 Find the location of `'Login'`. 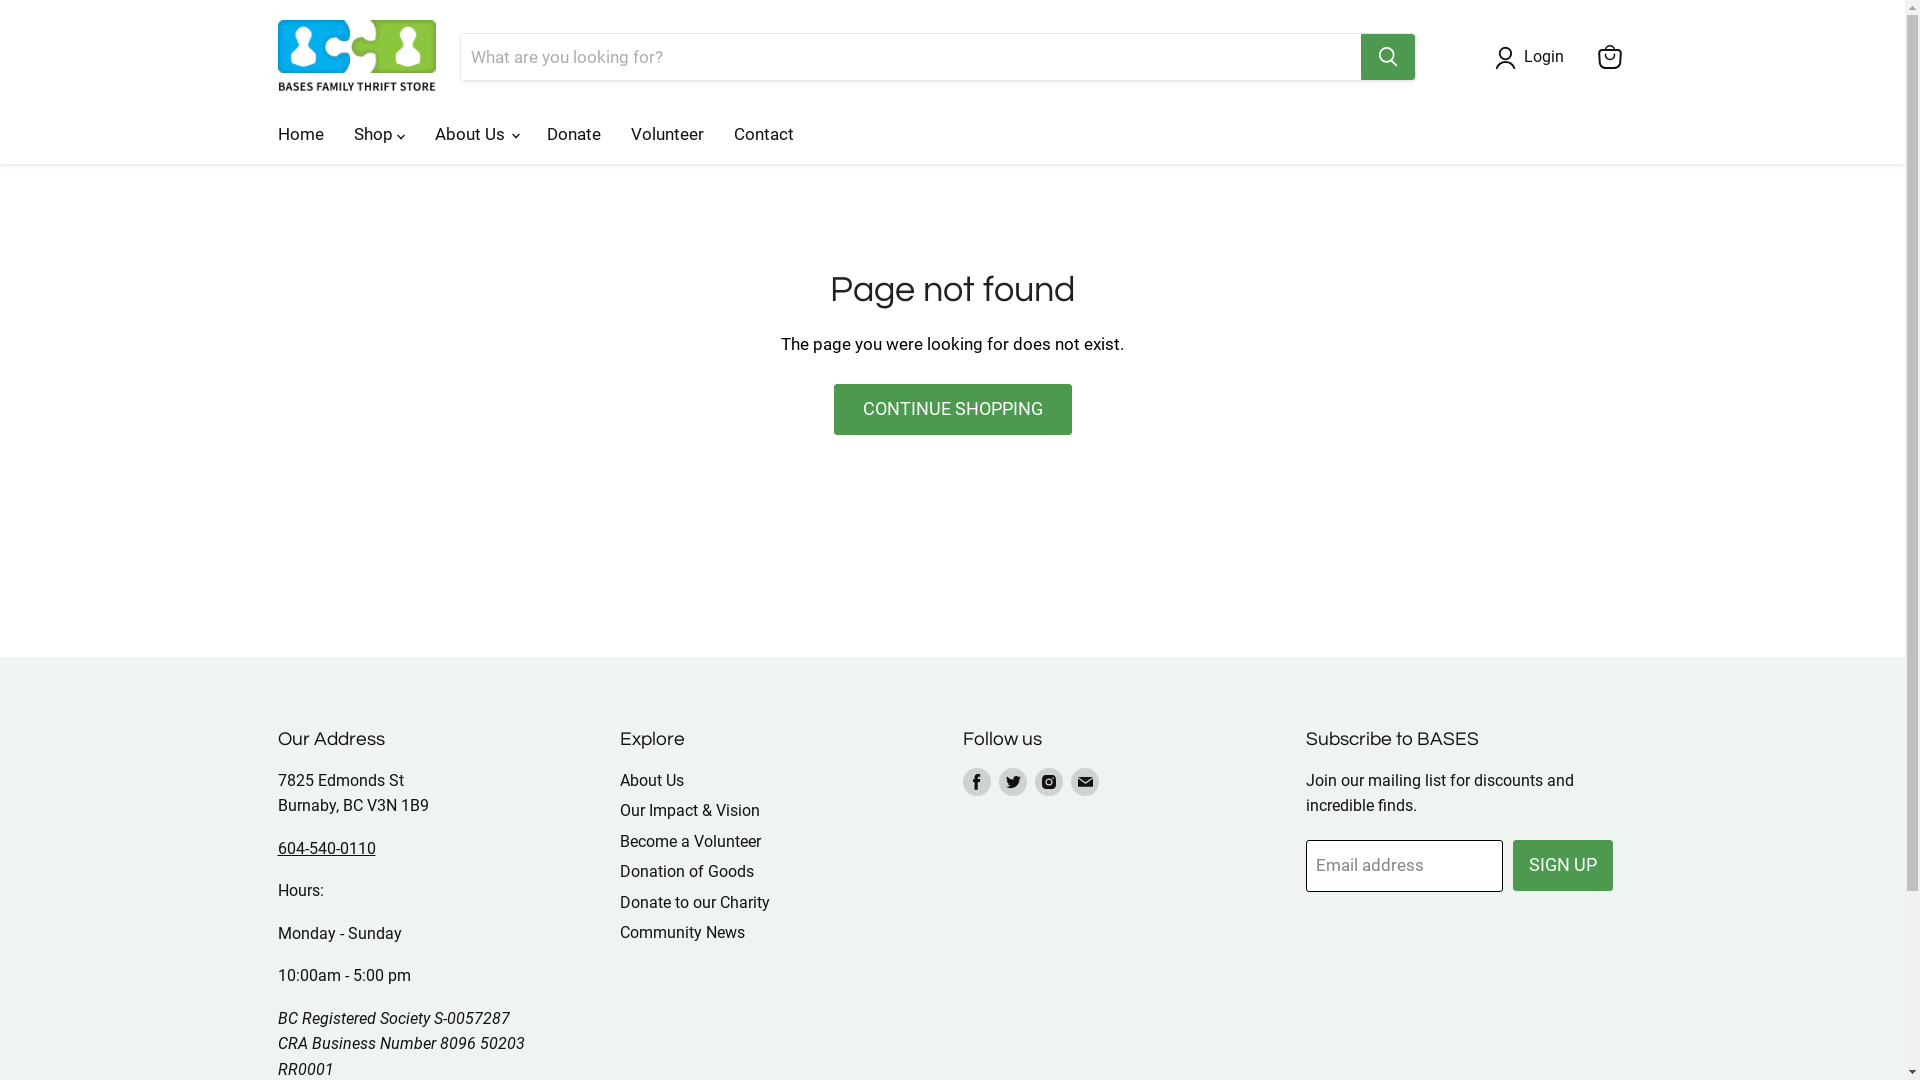

'Login' is located at coordinates (1516, 56).